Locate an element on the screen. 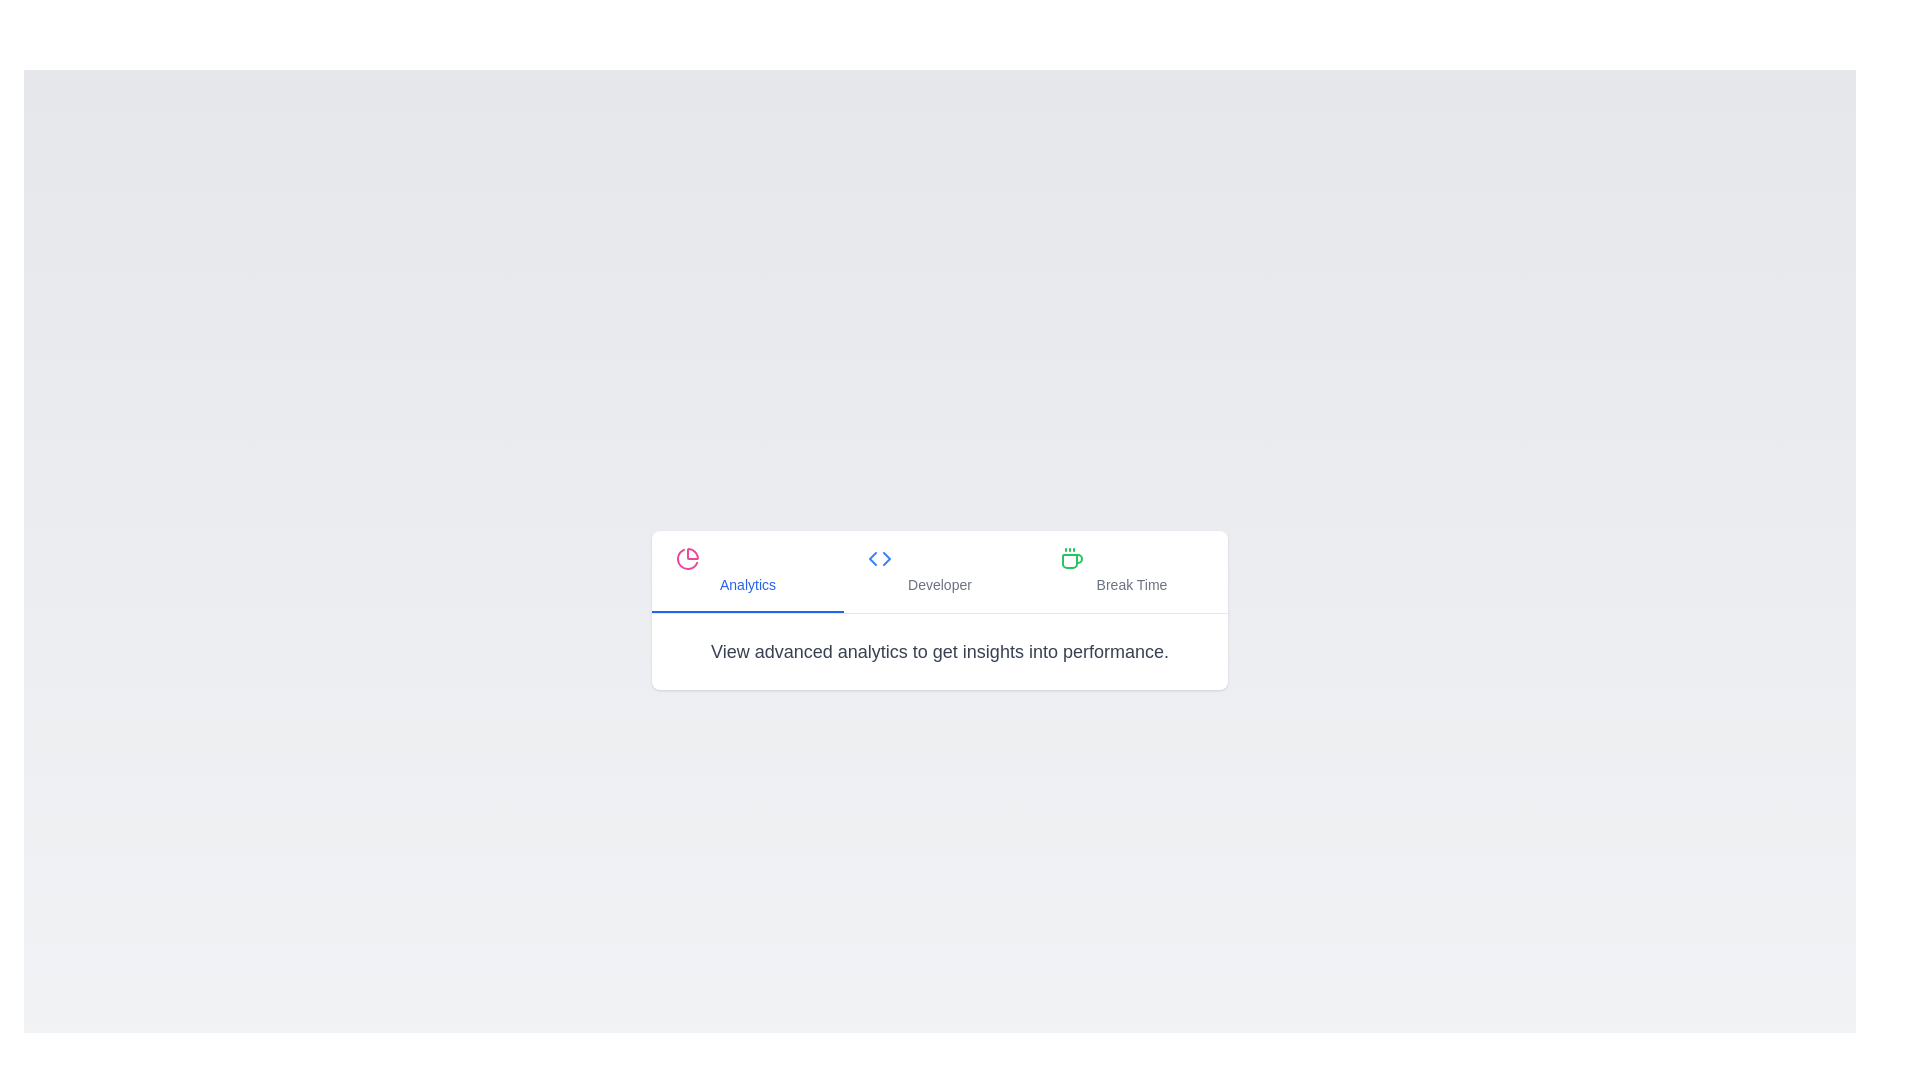  the tab labeled Developer is located at coordinates (939, 571).